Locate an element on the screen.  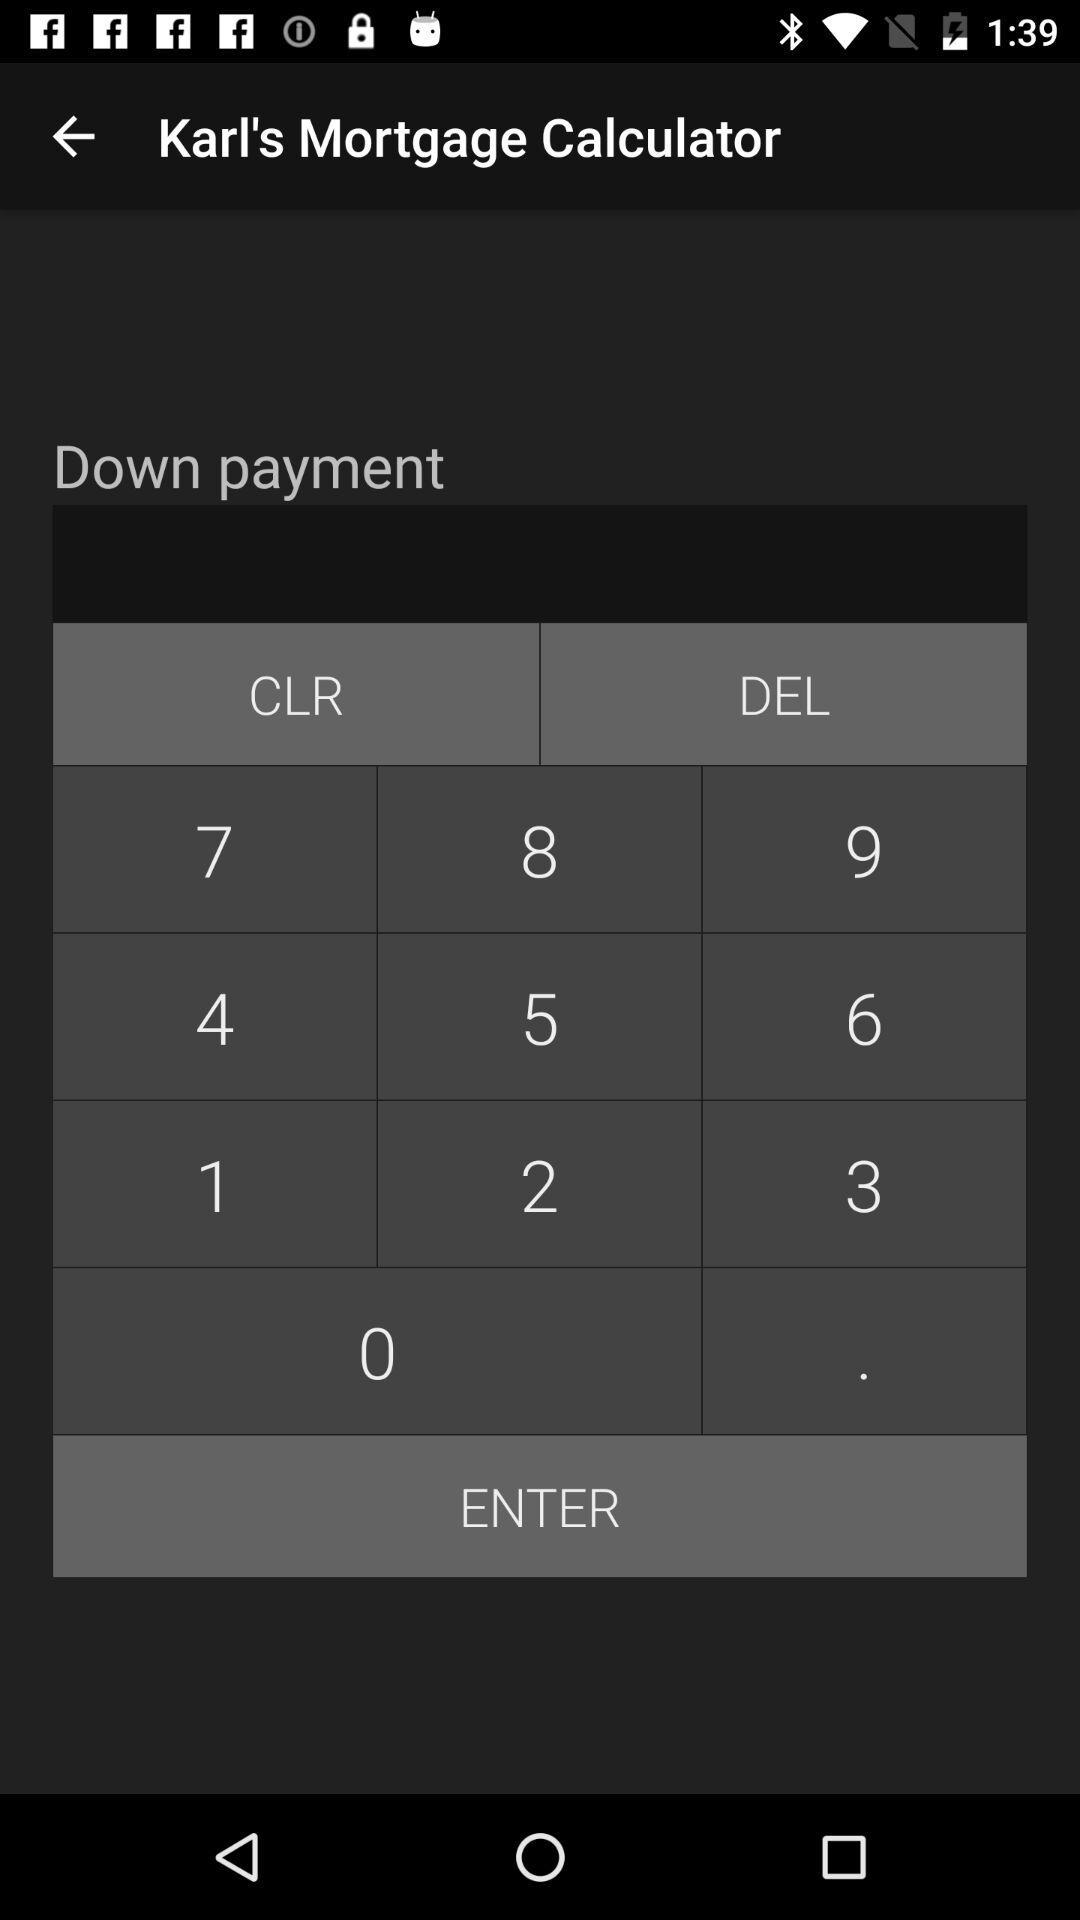
item next to the 3 item is located at coordinates (377, 1351).